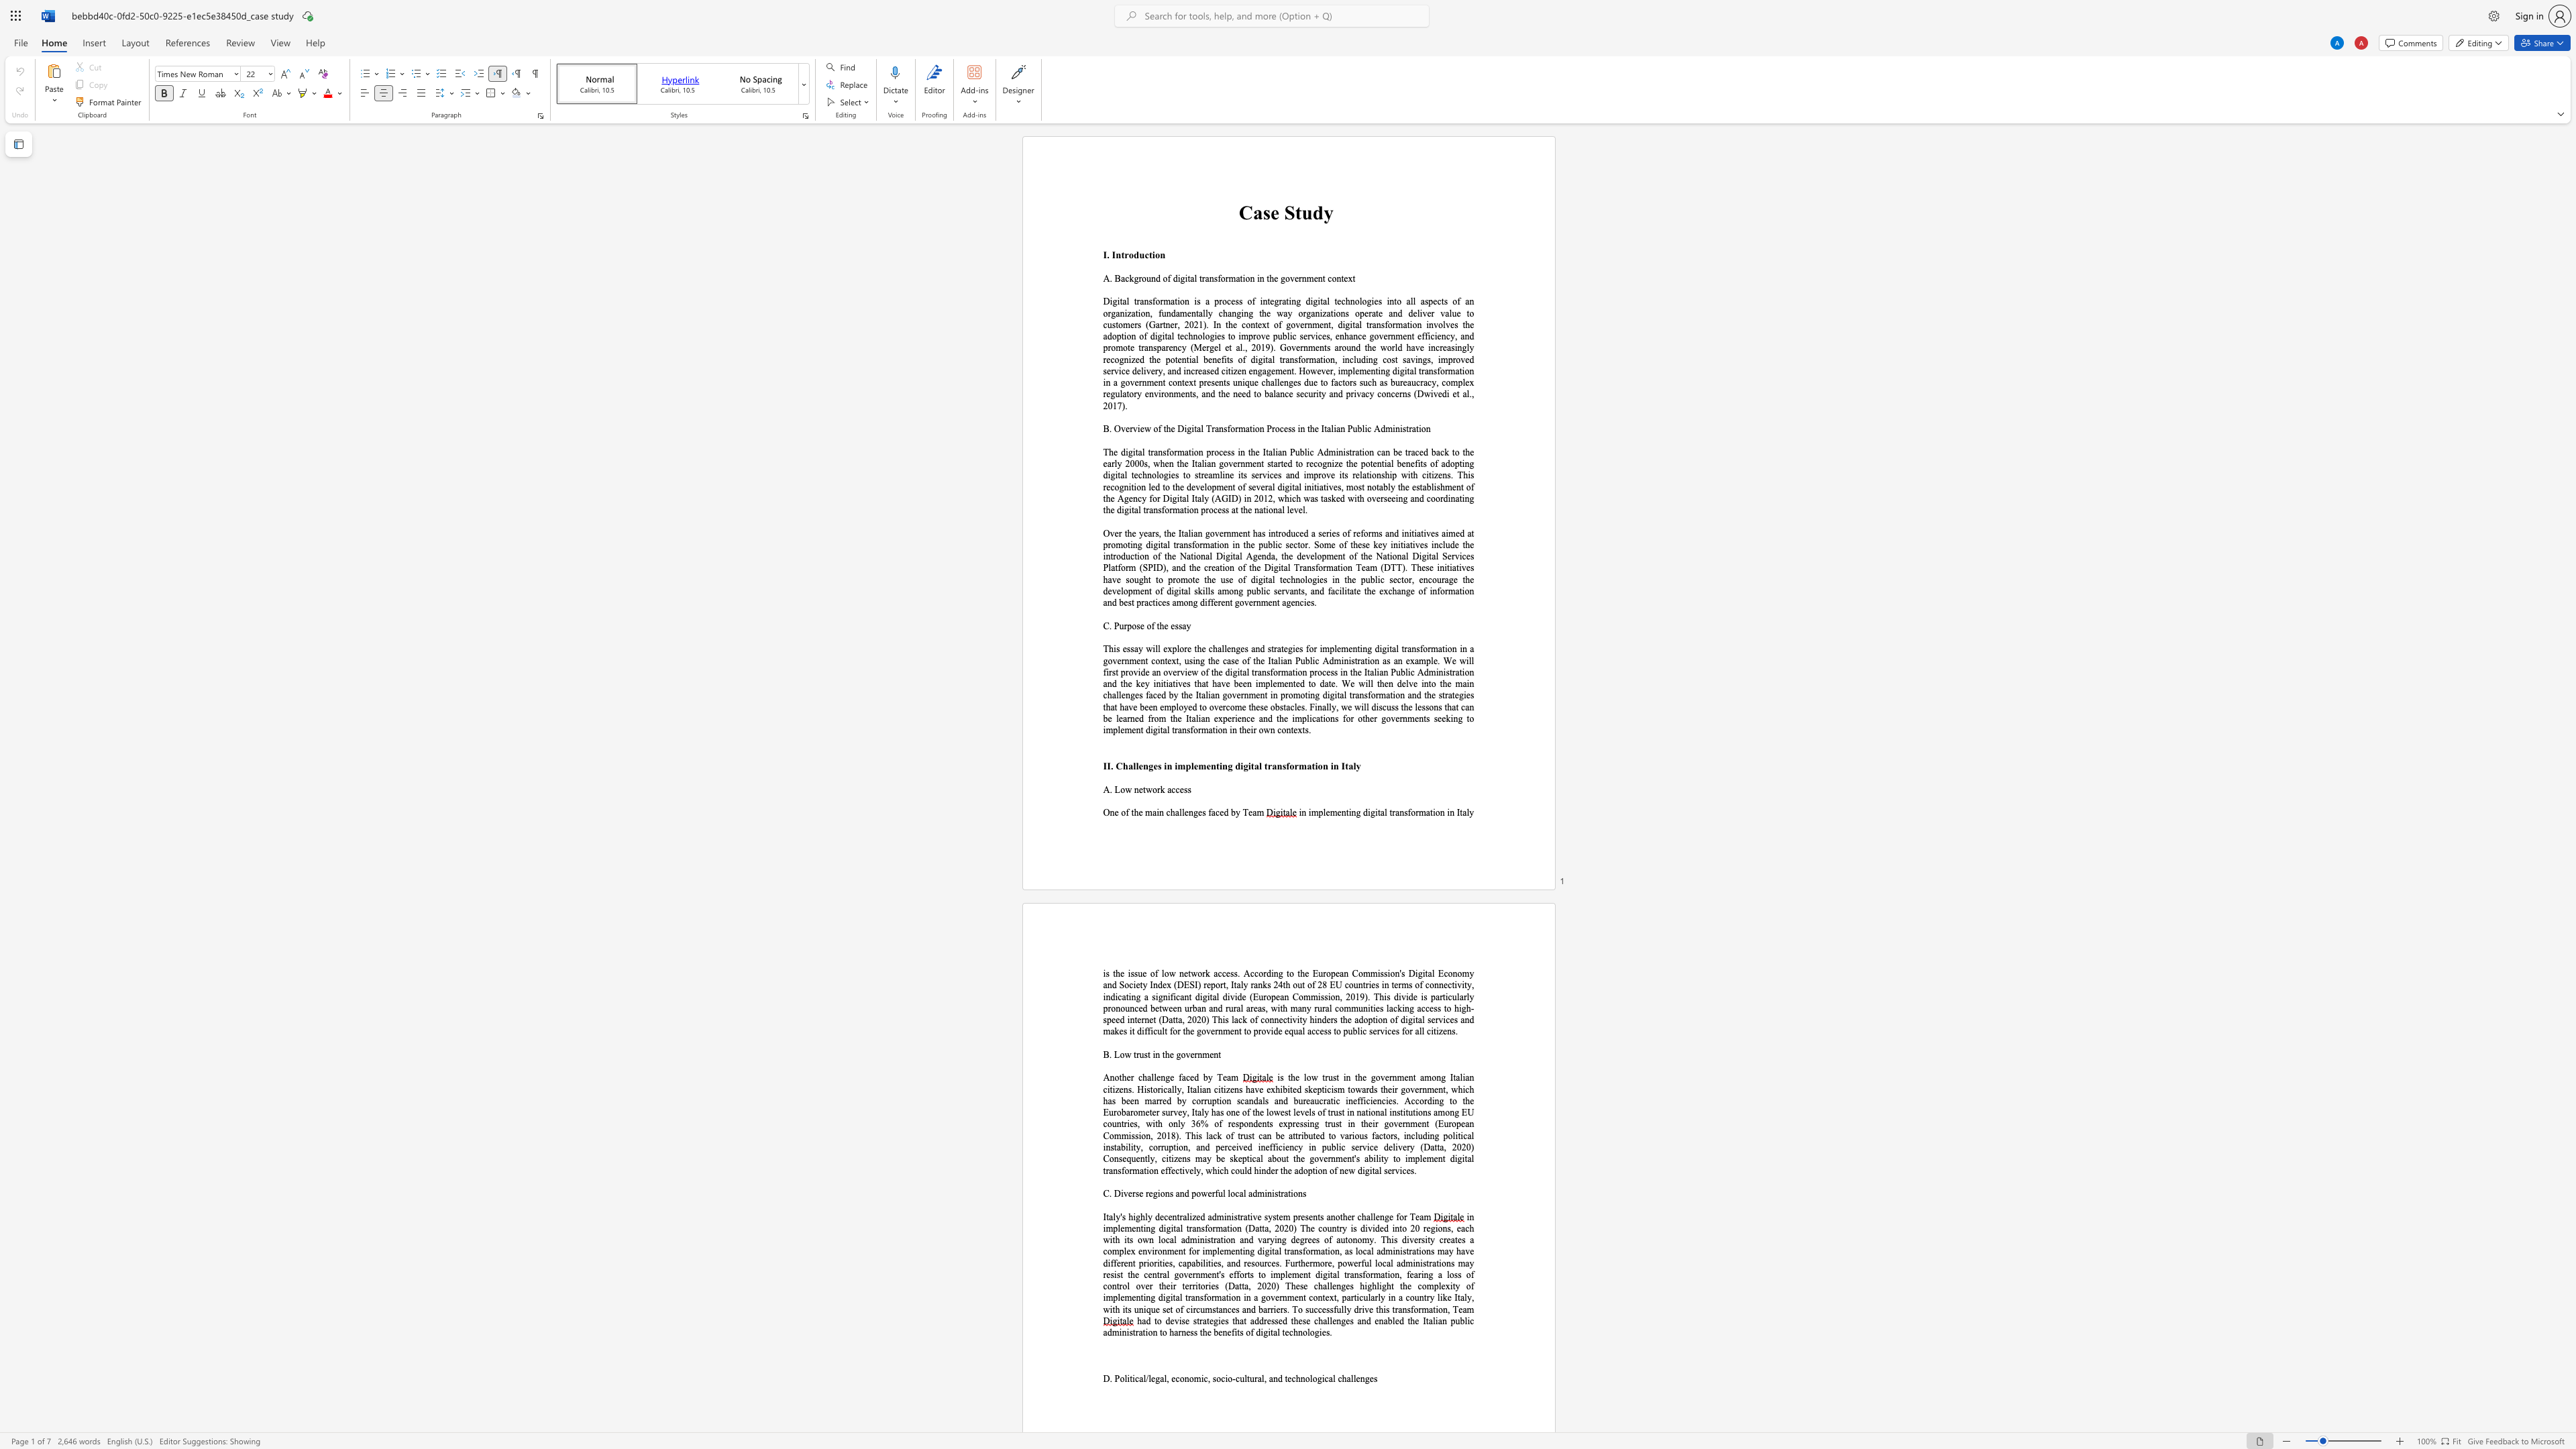 Image resolution: width=2576 pixels, height=1449 pixels. What do you see at coordinates (1137, 812) in the screenshot?
I see `the subset text "e main cha" within the text "One of the main challenges faced by Team"` at bounding box center [1137, 812].